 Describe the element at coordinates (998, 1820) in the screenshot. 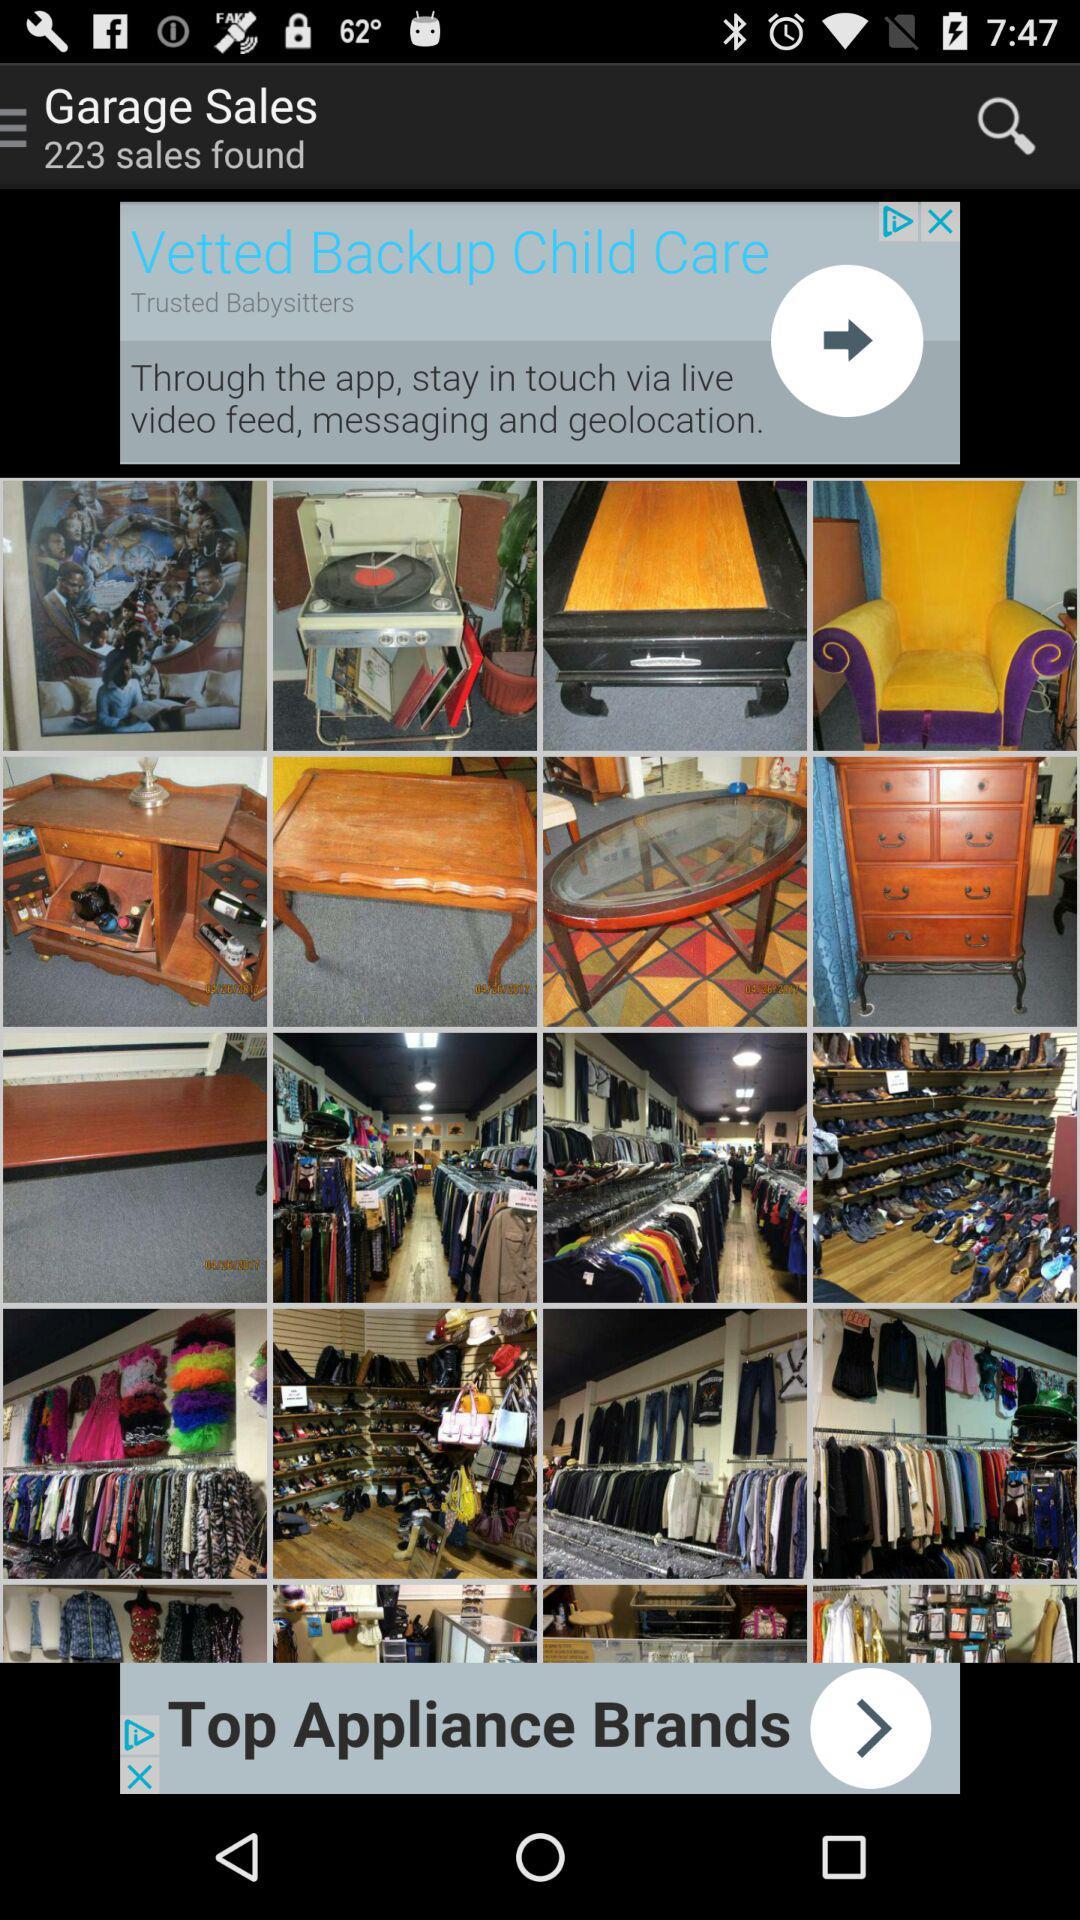

I see `the location icon` at that location.